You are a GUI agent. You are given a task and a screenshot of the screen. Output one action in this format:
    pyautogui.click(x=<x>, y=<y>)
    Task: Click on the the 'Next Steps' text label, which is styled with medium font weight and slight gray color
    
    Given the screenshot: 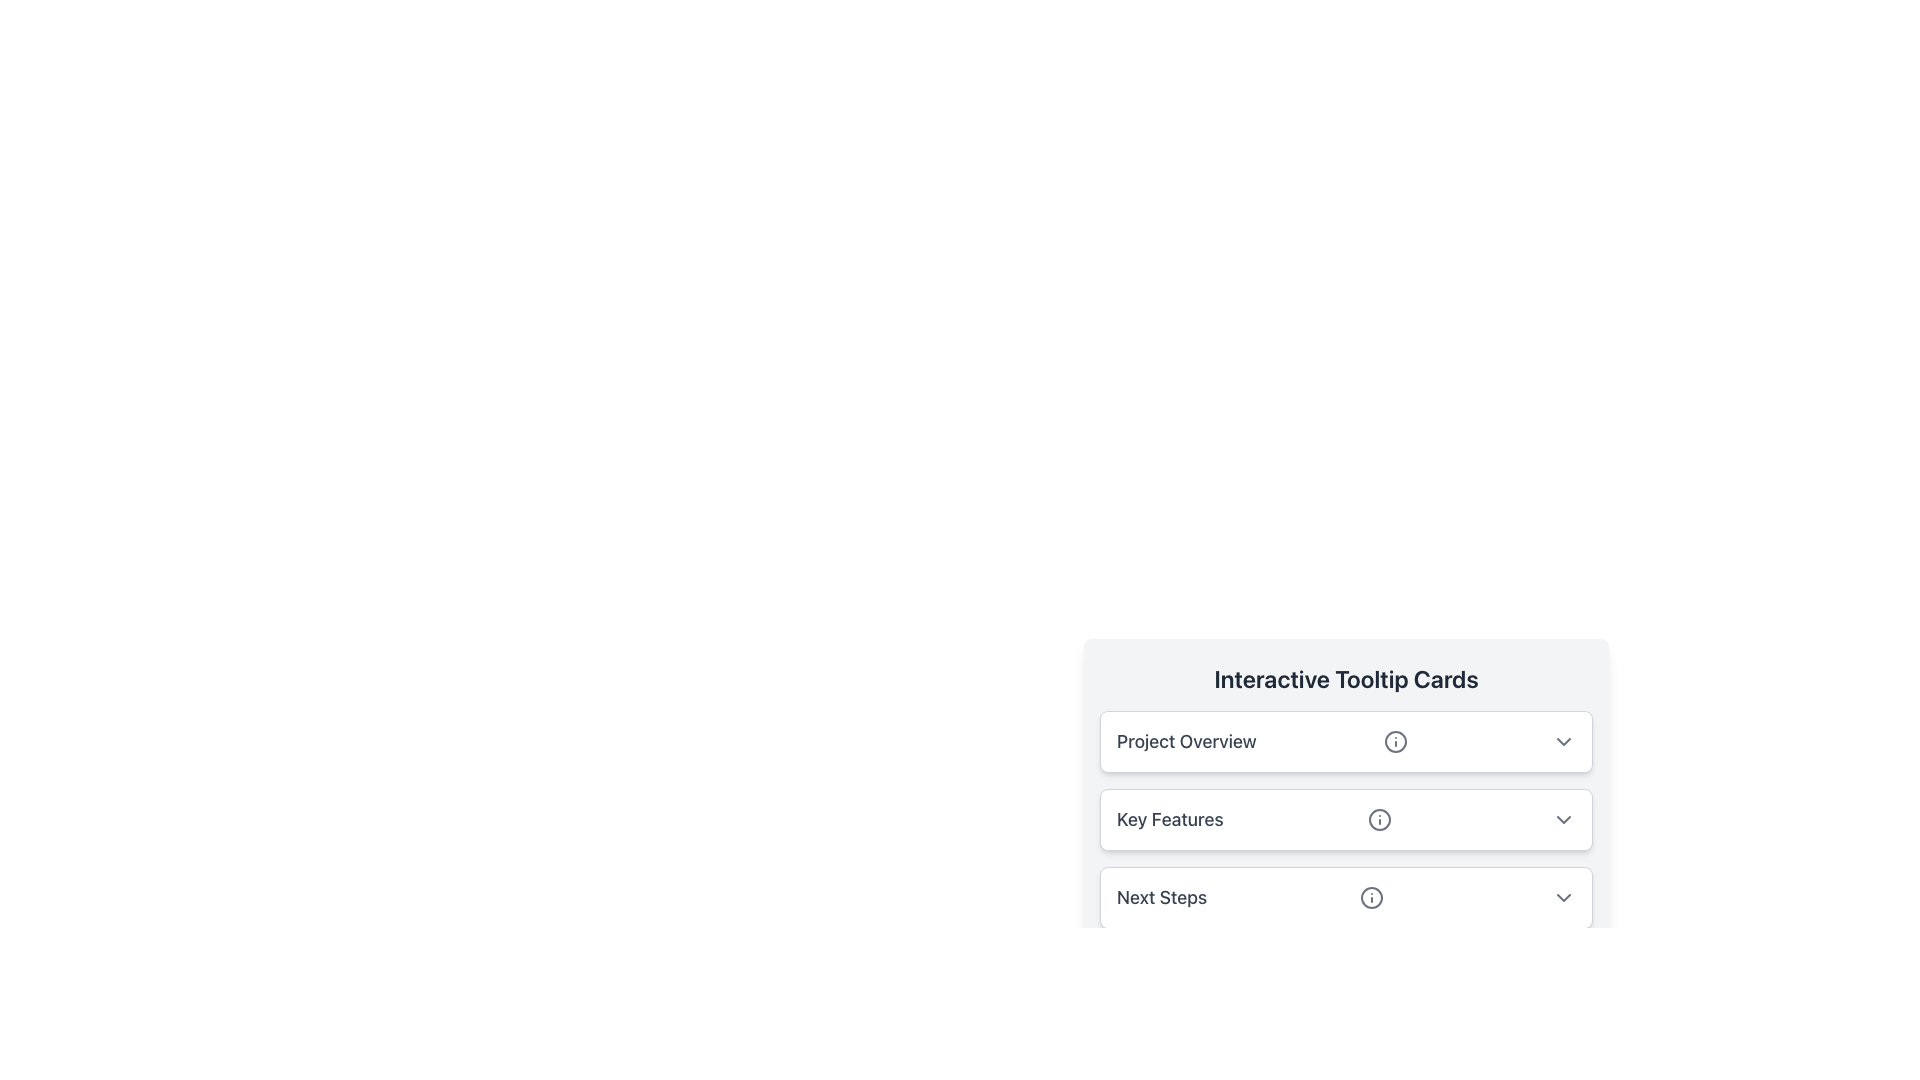 What is the action you would take?
    pyautogui.click(x=1161, y=897)
    